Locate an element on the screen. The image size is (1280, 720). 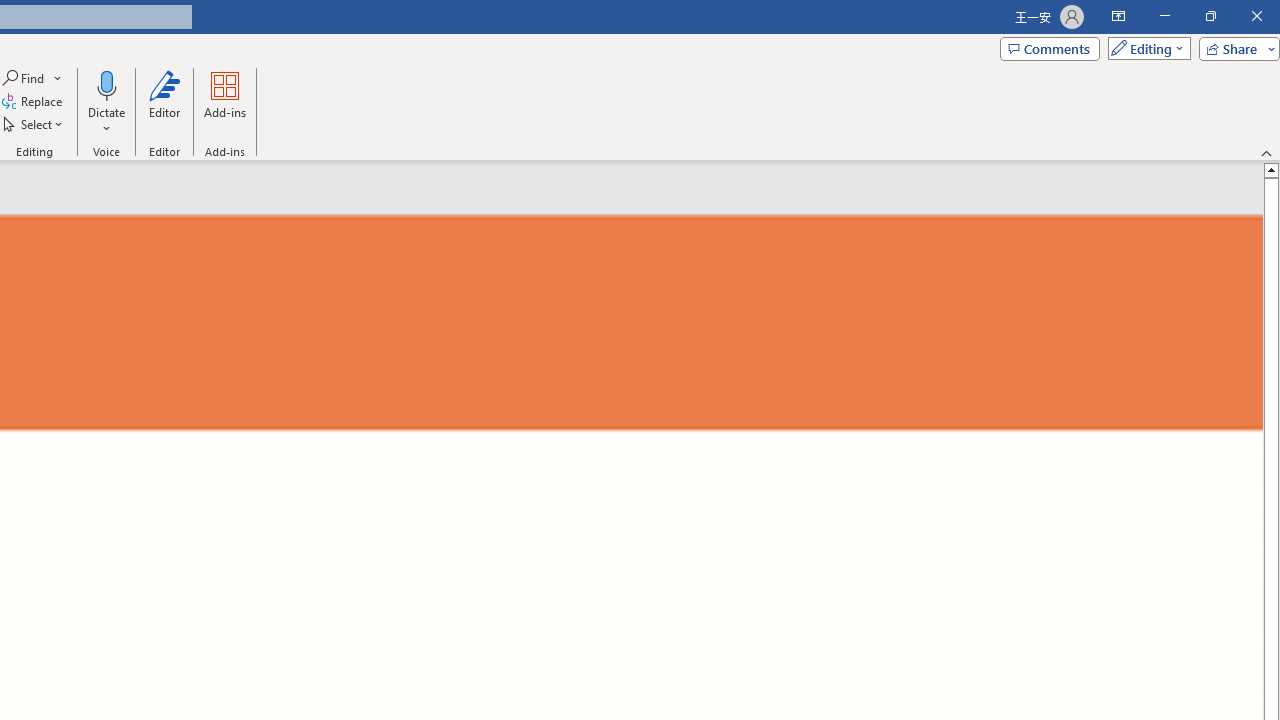
'Editing' is located at coordinates (1144, 47).